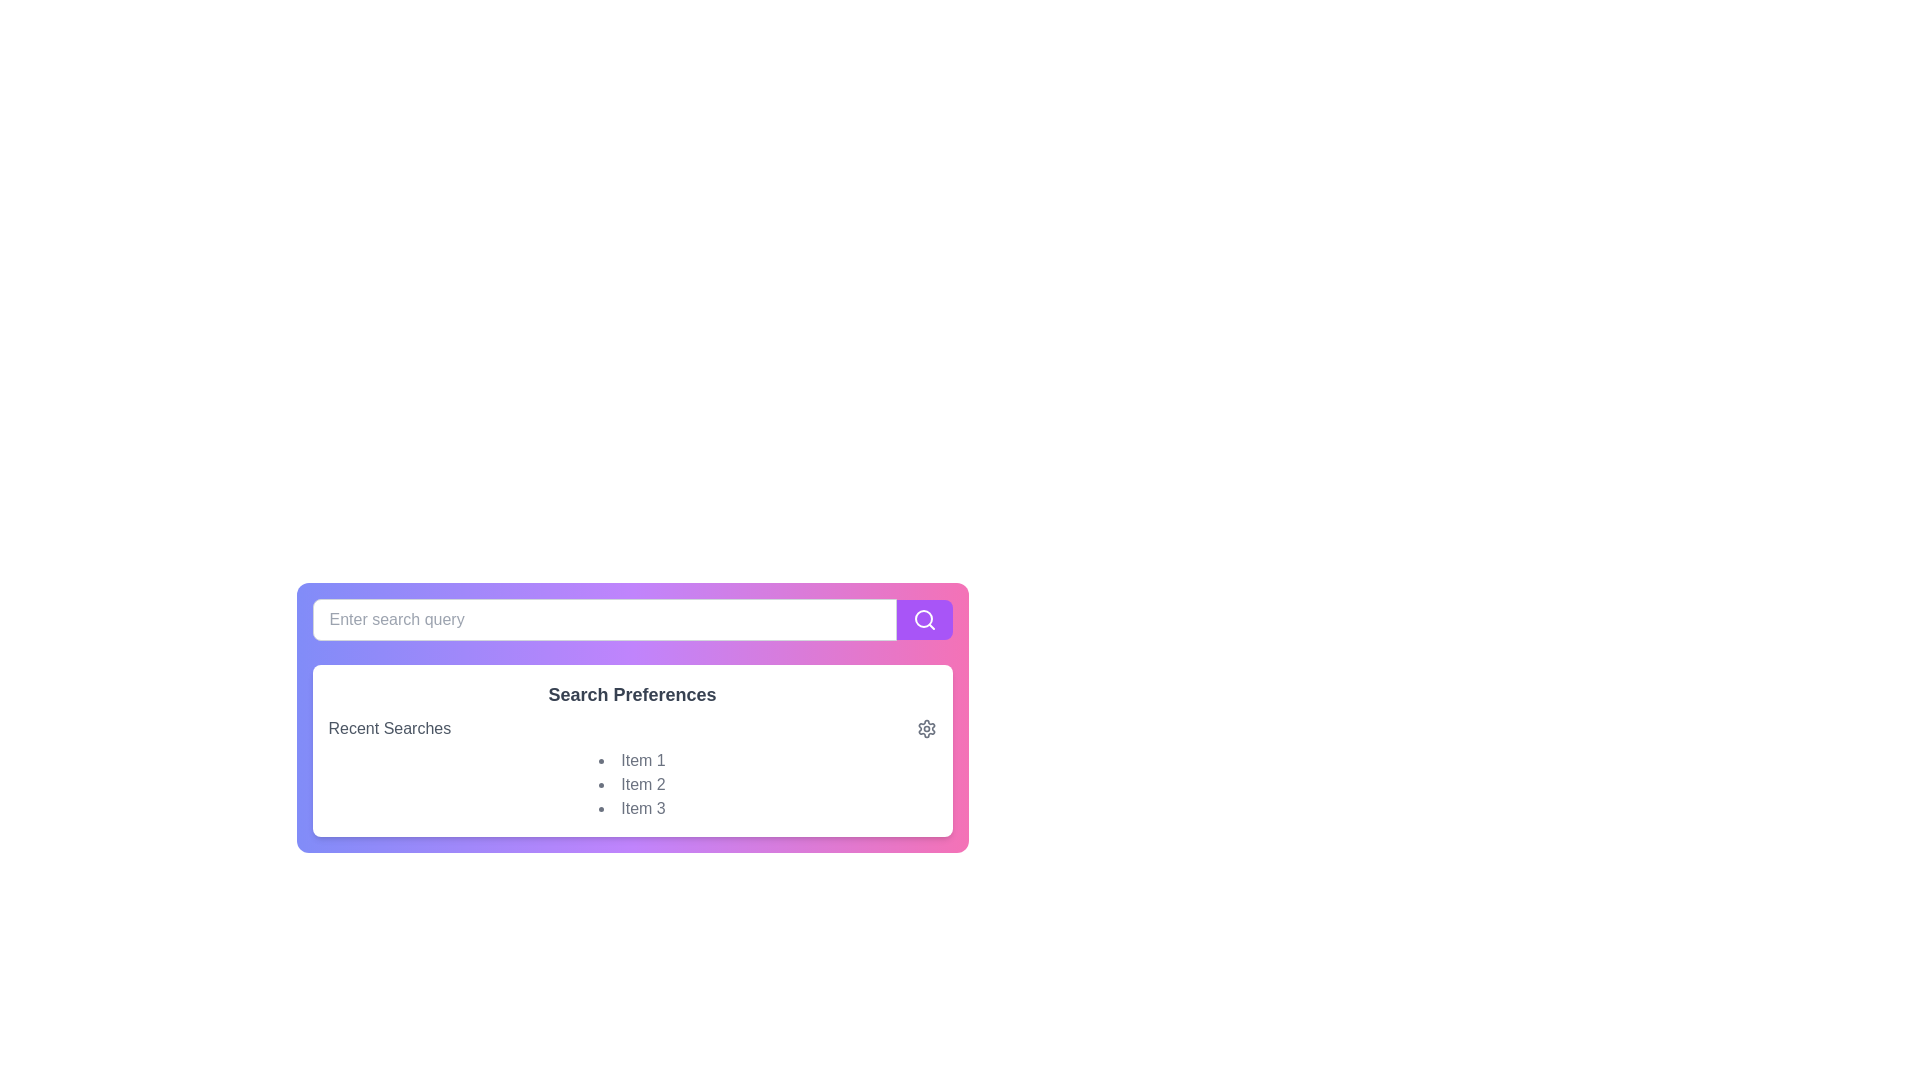 Image resolution: width=1920 pixels, height=1080 pixels. What do you see at coordinates (923, 619) in the screenshot?
I see `the search button with an embedded icon located on the right side of the search bar to potentially access context menu options` at bounding box center [923, 619].